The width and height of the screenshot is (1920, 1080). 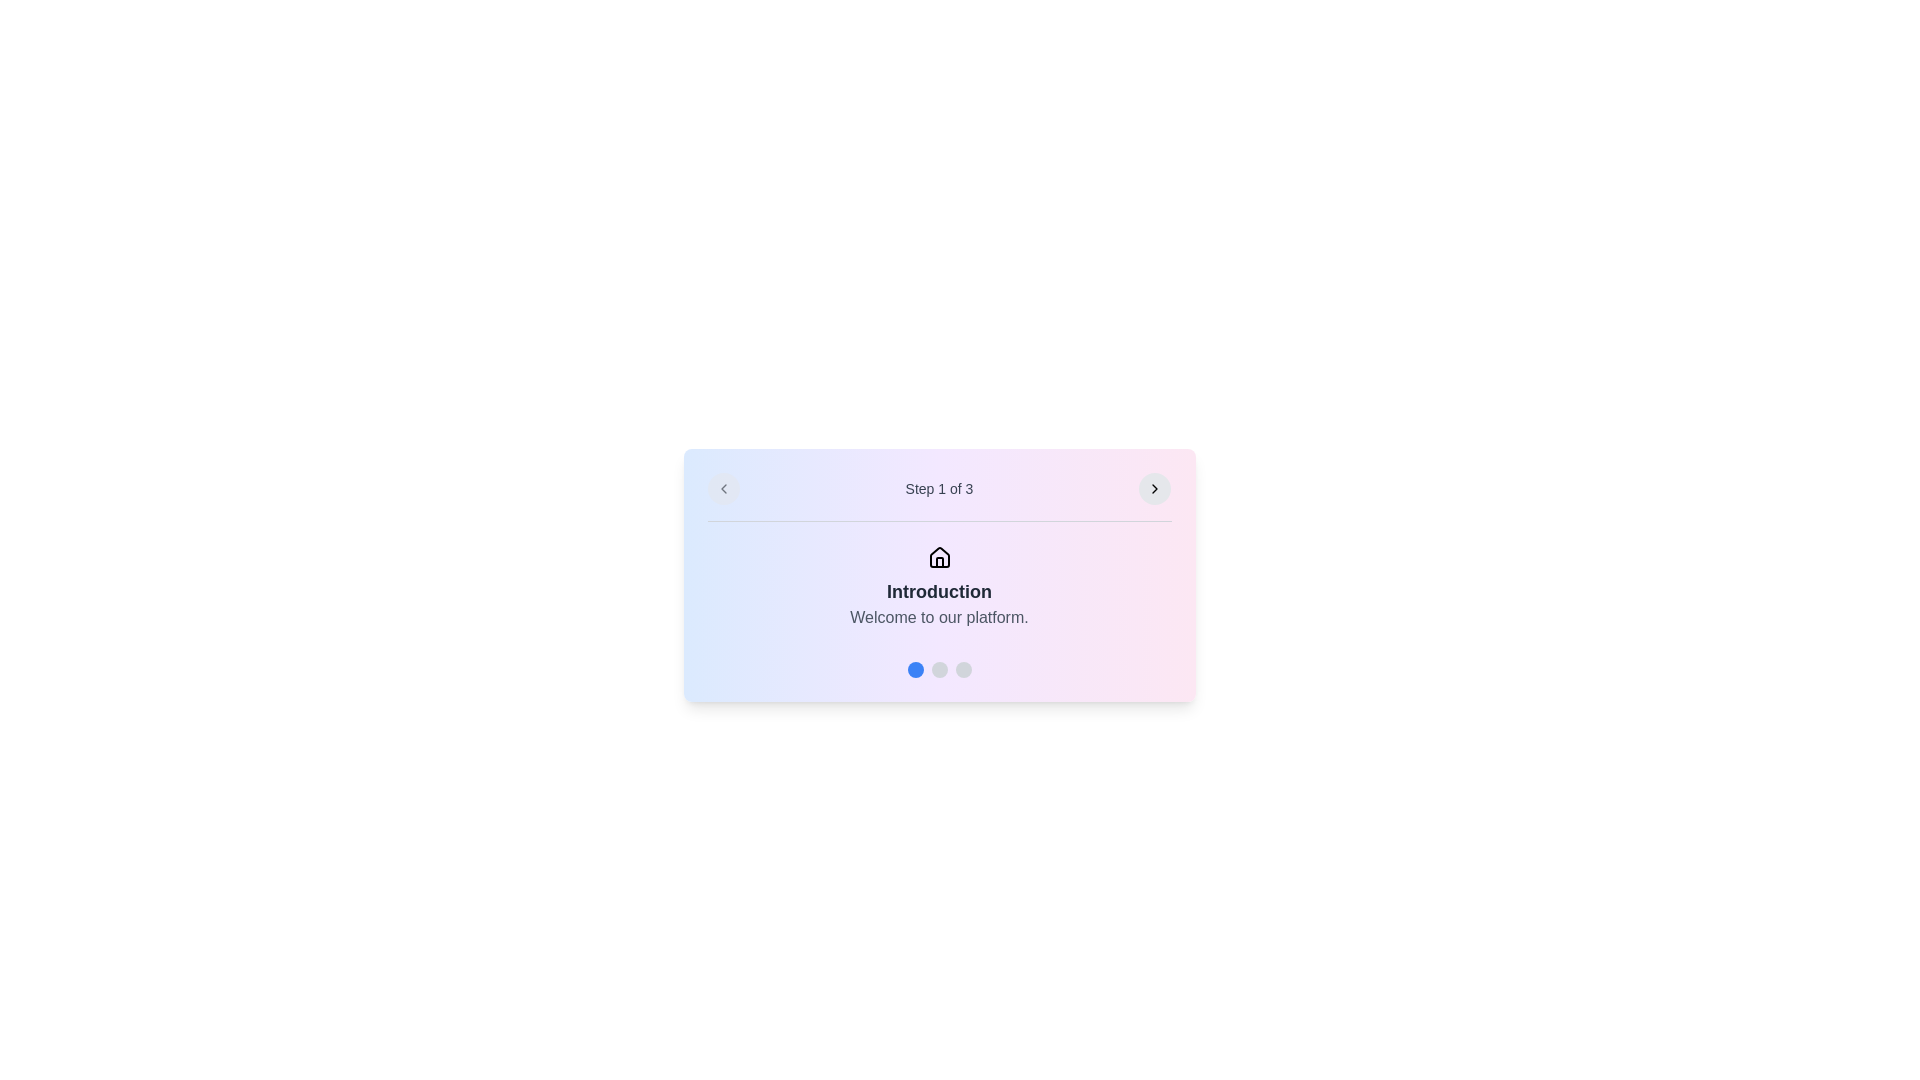 I want to click on the first circular progress indicator, which is solid blue and located at the bottom center of the interface, so click(x=914, y=670).